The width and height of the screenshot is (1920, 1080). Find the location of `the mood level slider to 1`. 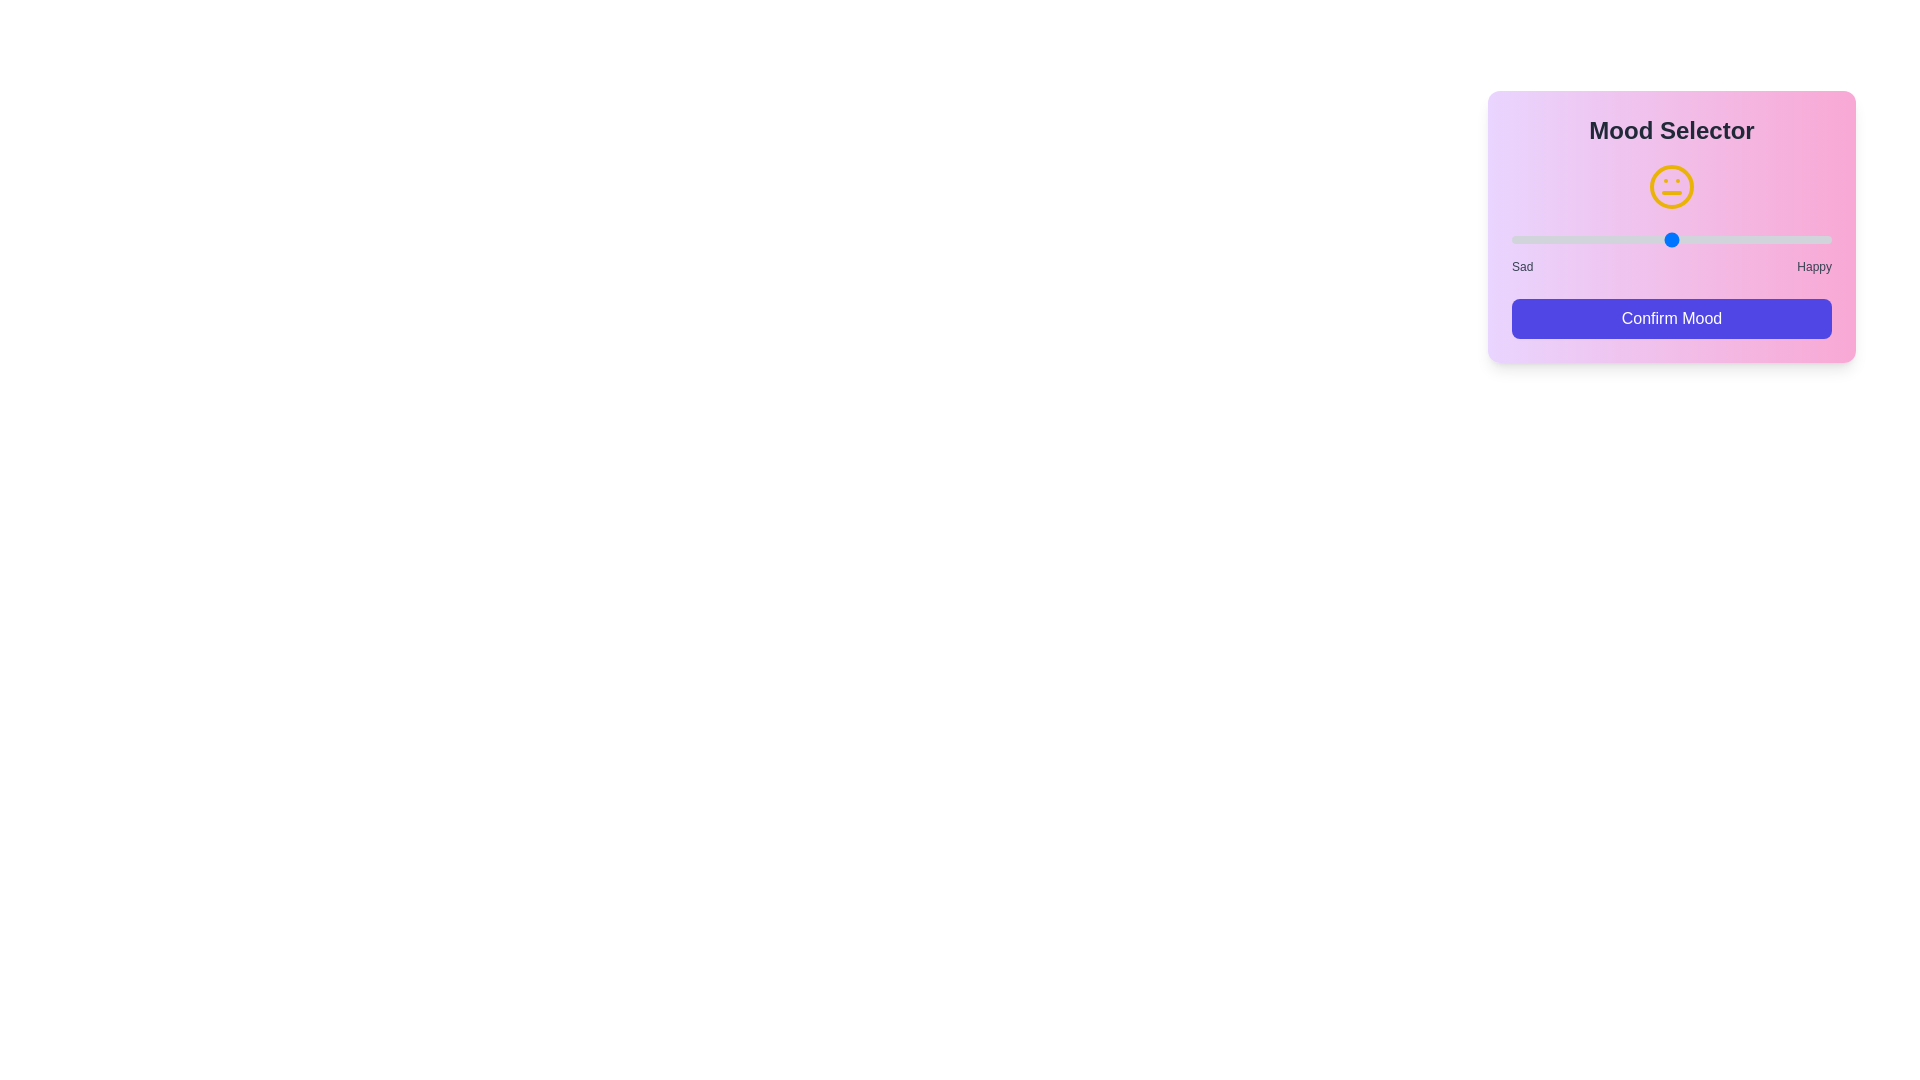

the mood level slider to 1 is located at coordinates (1512, 238).